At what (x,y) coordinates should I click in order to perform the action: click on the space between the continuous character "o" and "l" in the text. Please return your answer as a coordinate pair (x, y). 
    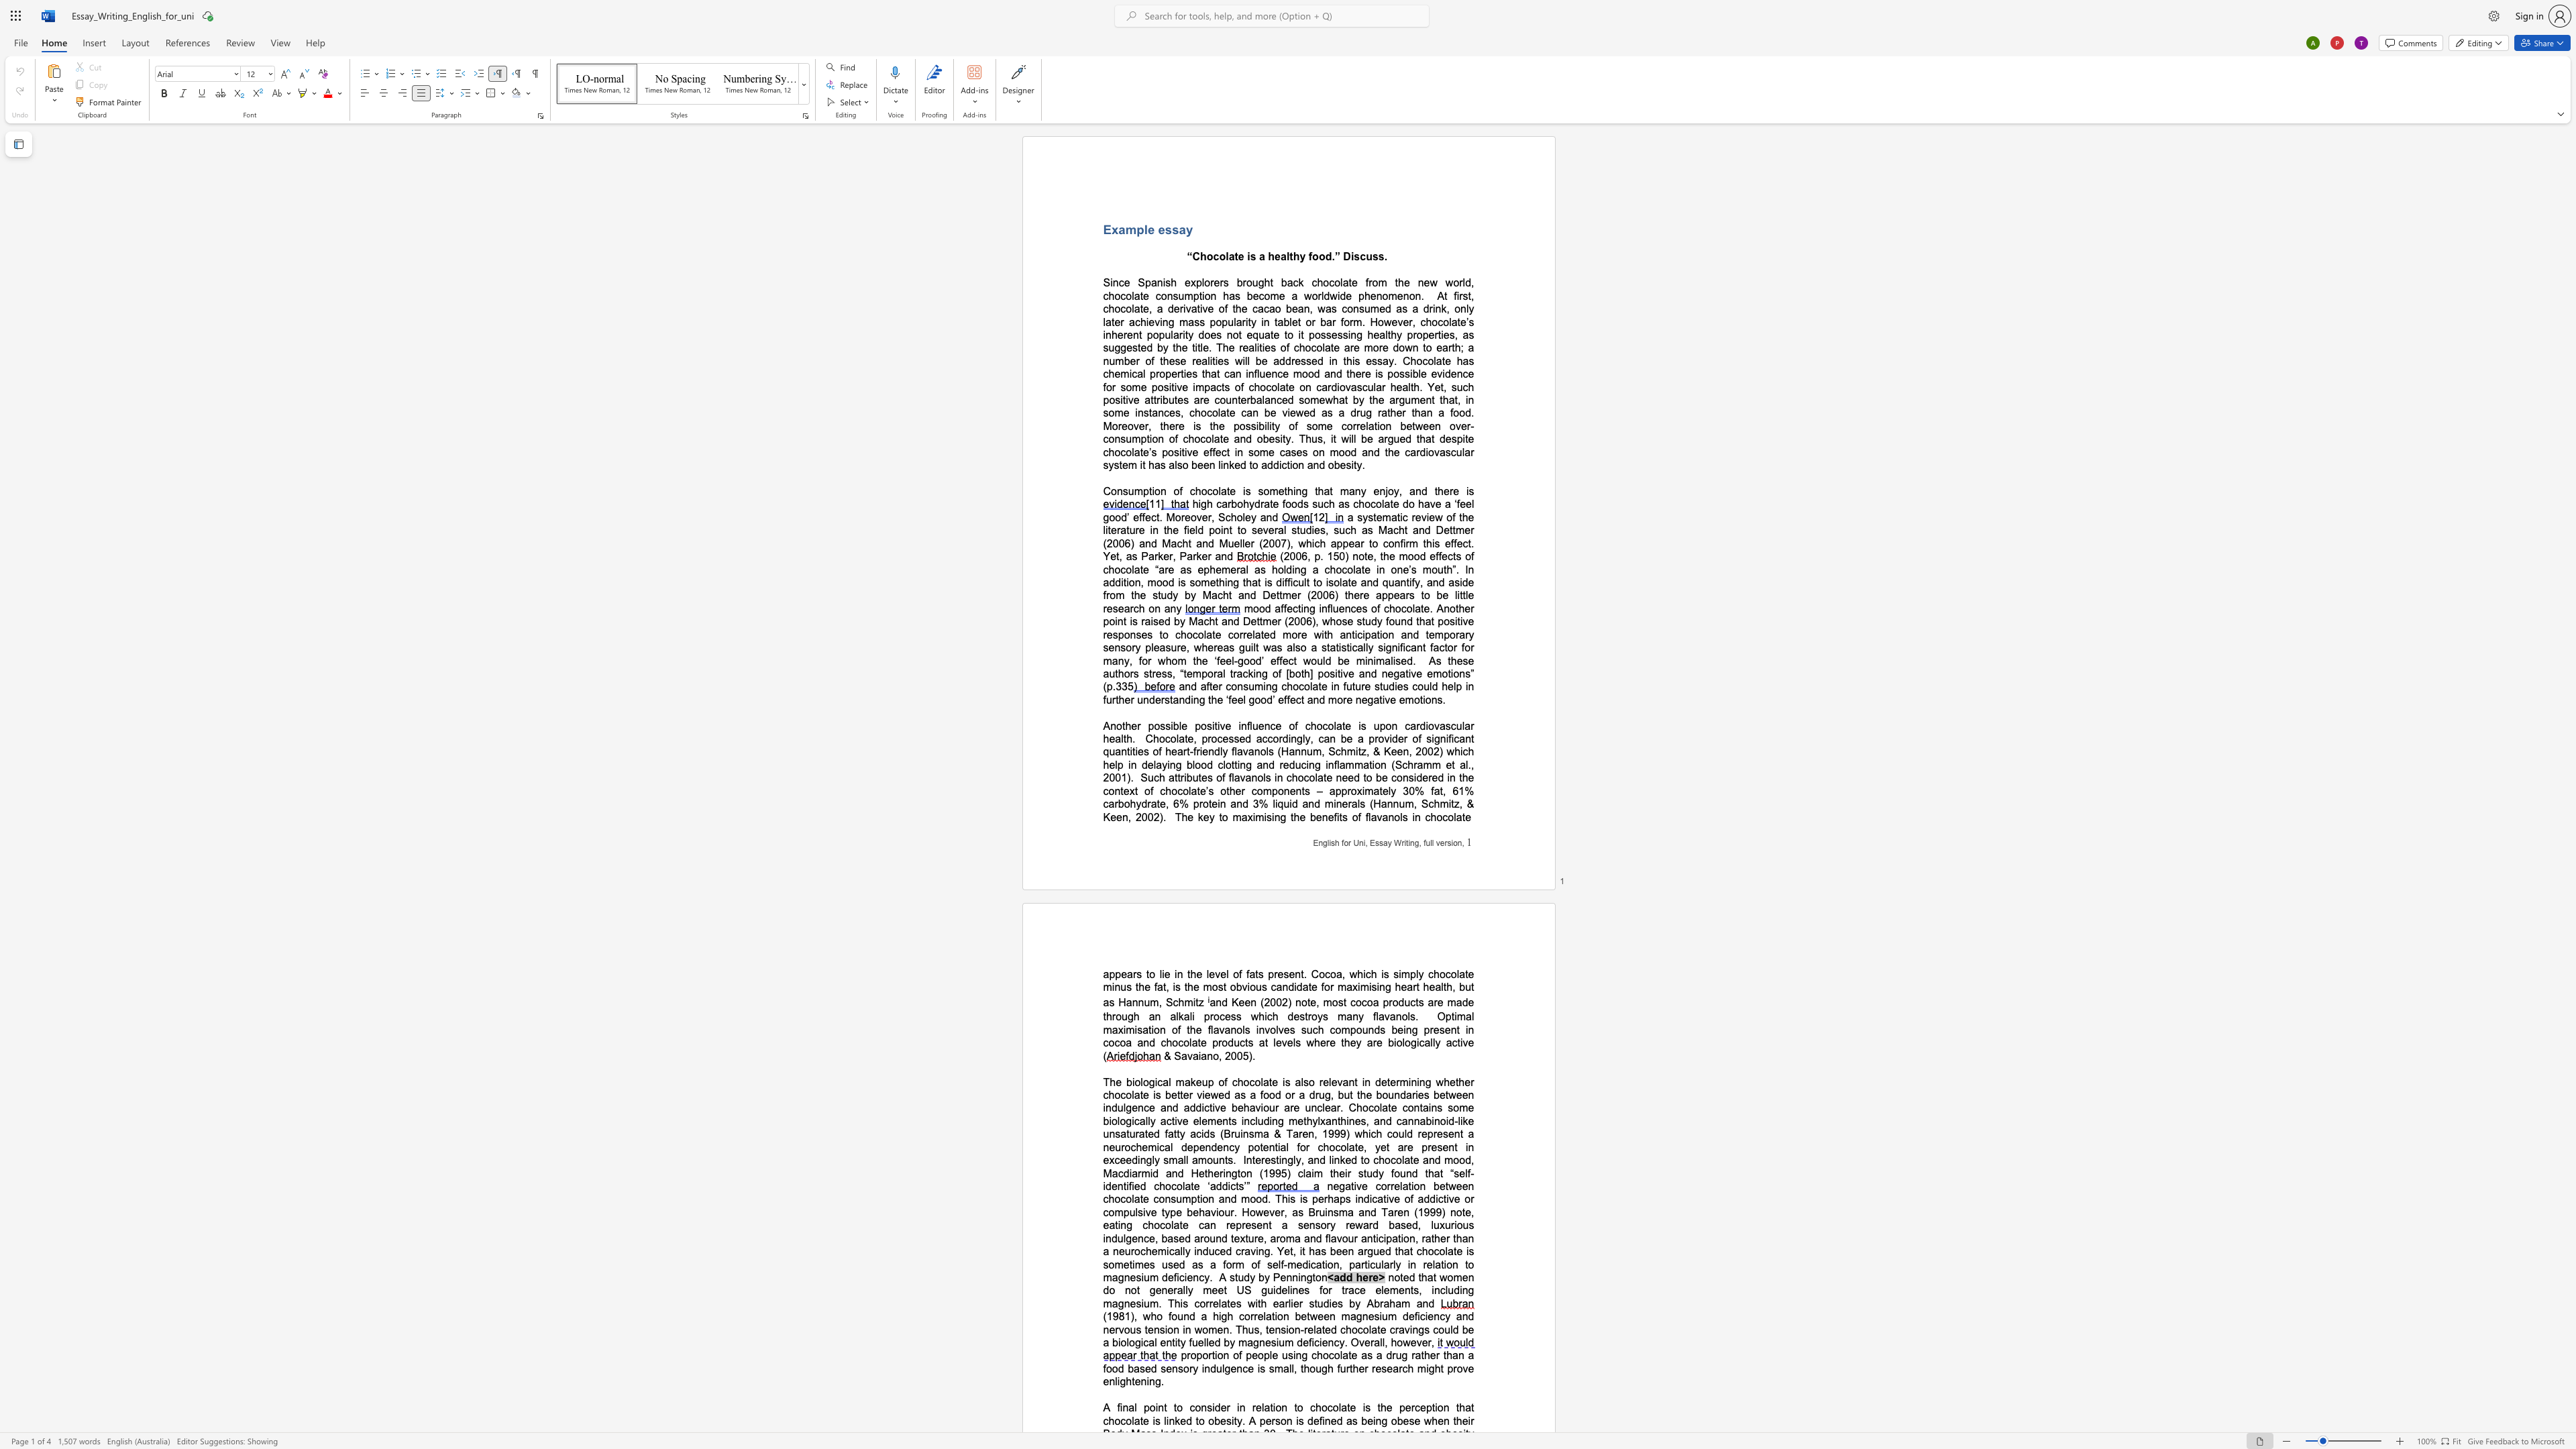
    Looking at the image, I should click on (1407, 1016).